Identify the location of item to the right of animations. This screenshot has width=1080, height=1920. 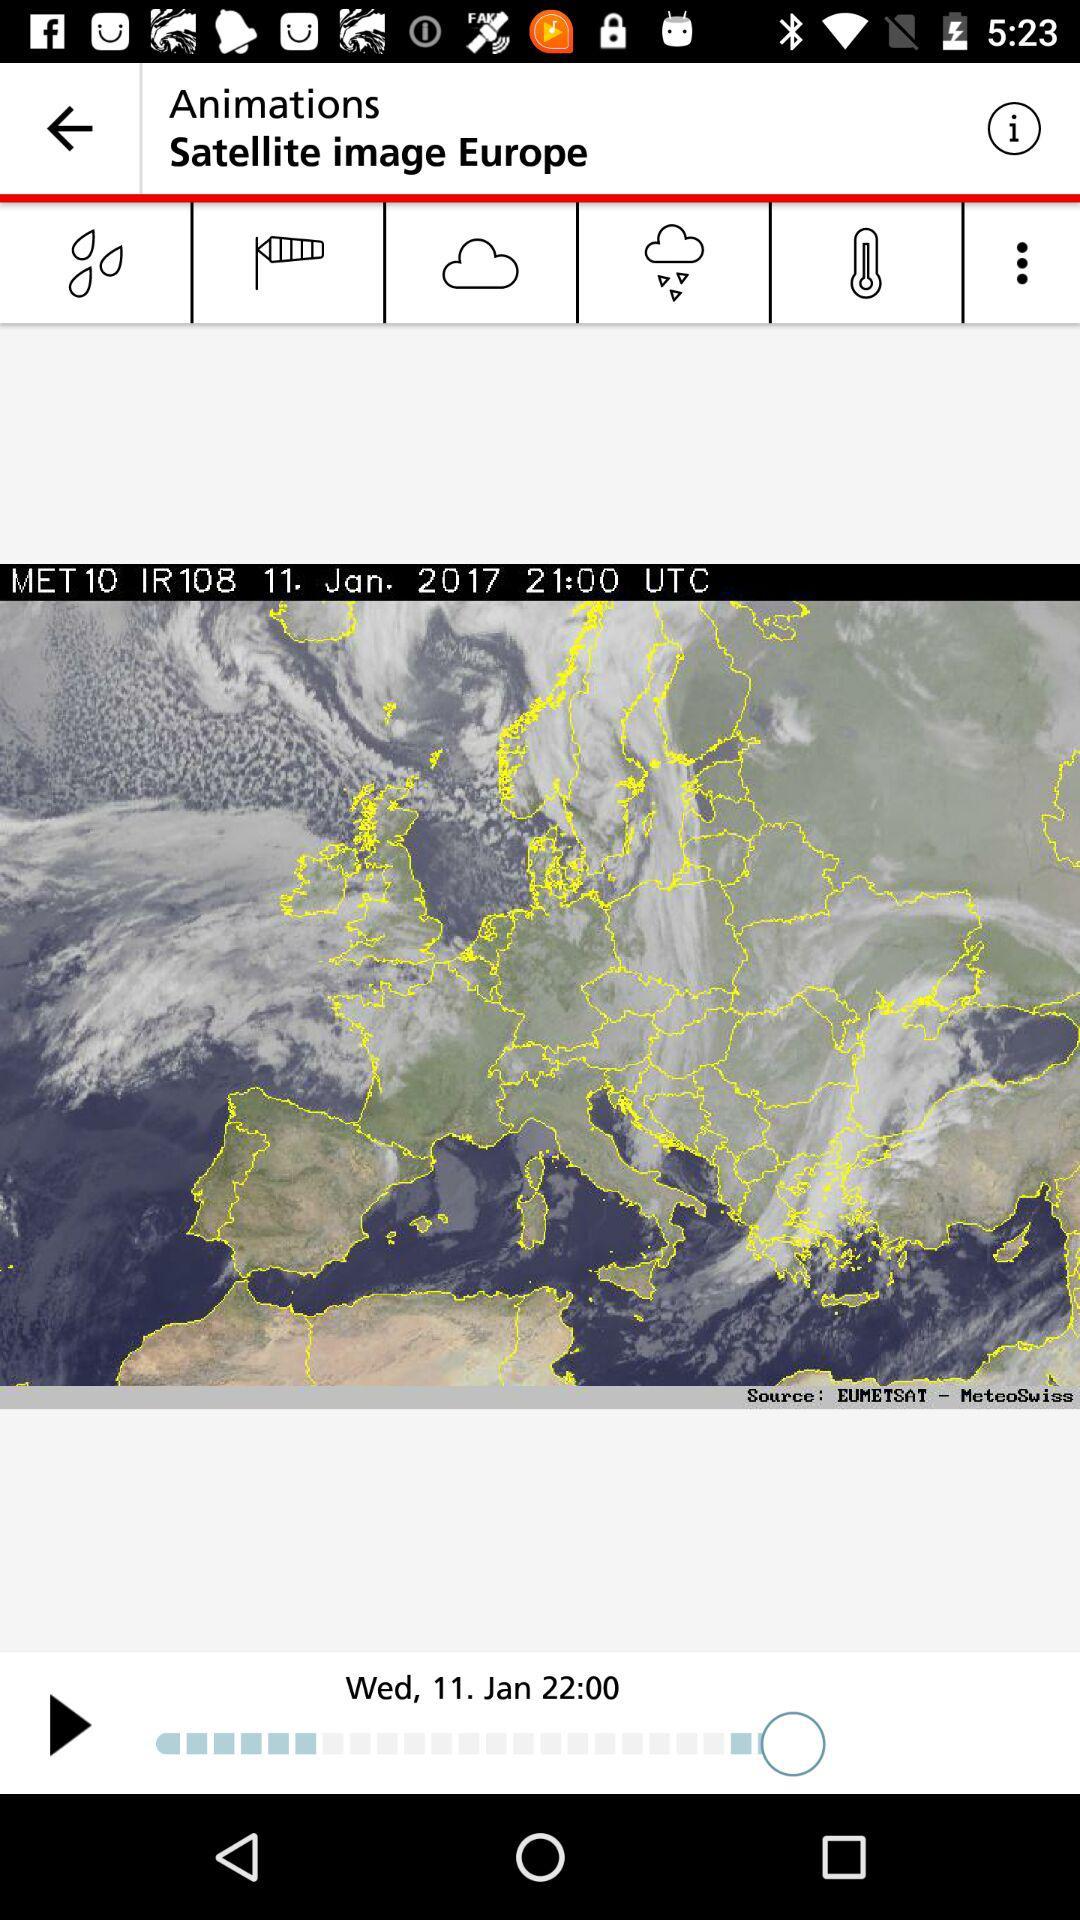
(1014, 127).